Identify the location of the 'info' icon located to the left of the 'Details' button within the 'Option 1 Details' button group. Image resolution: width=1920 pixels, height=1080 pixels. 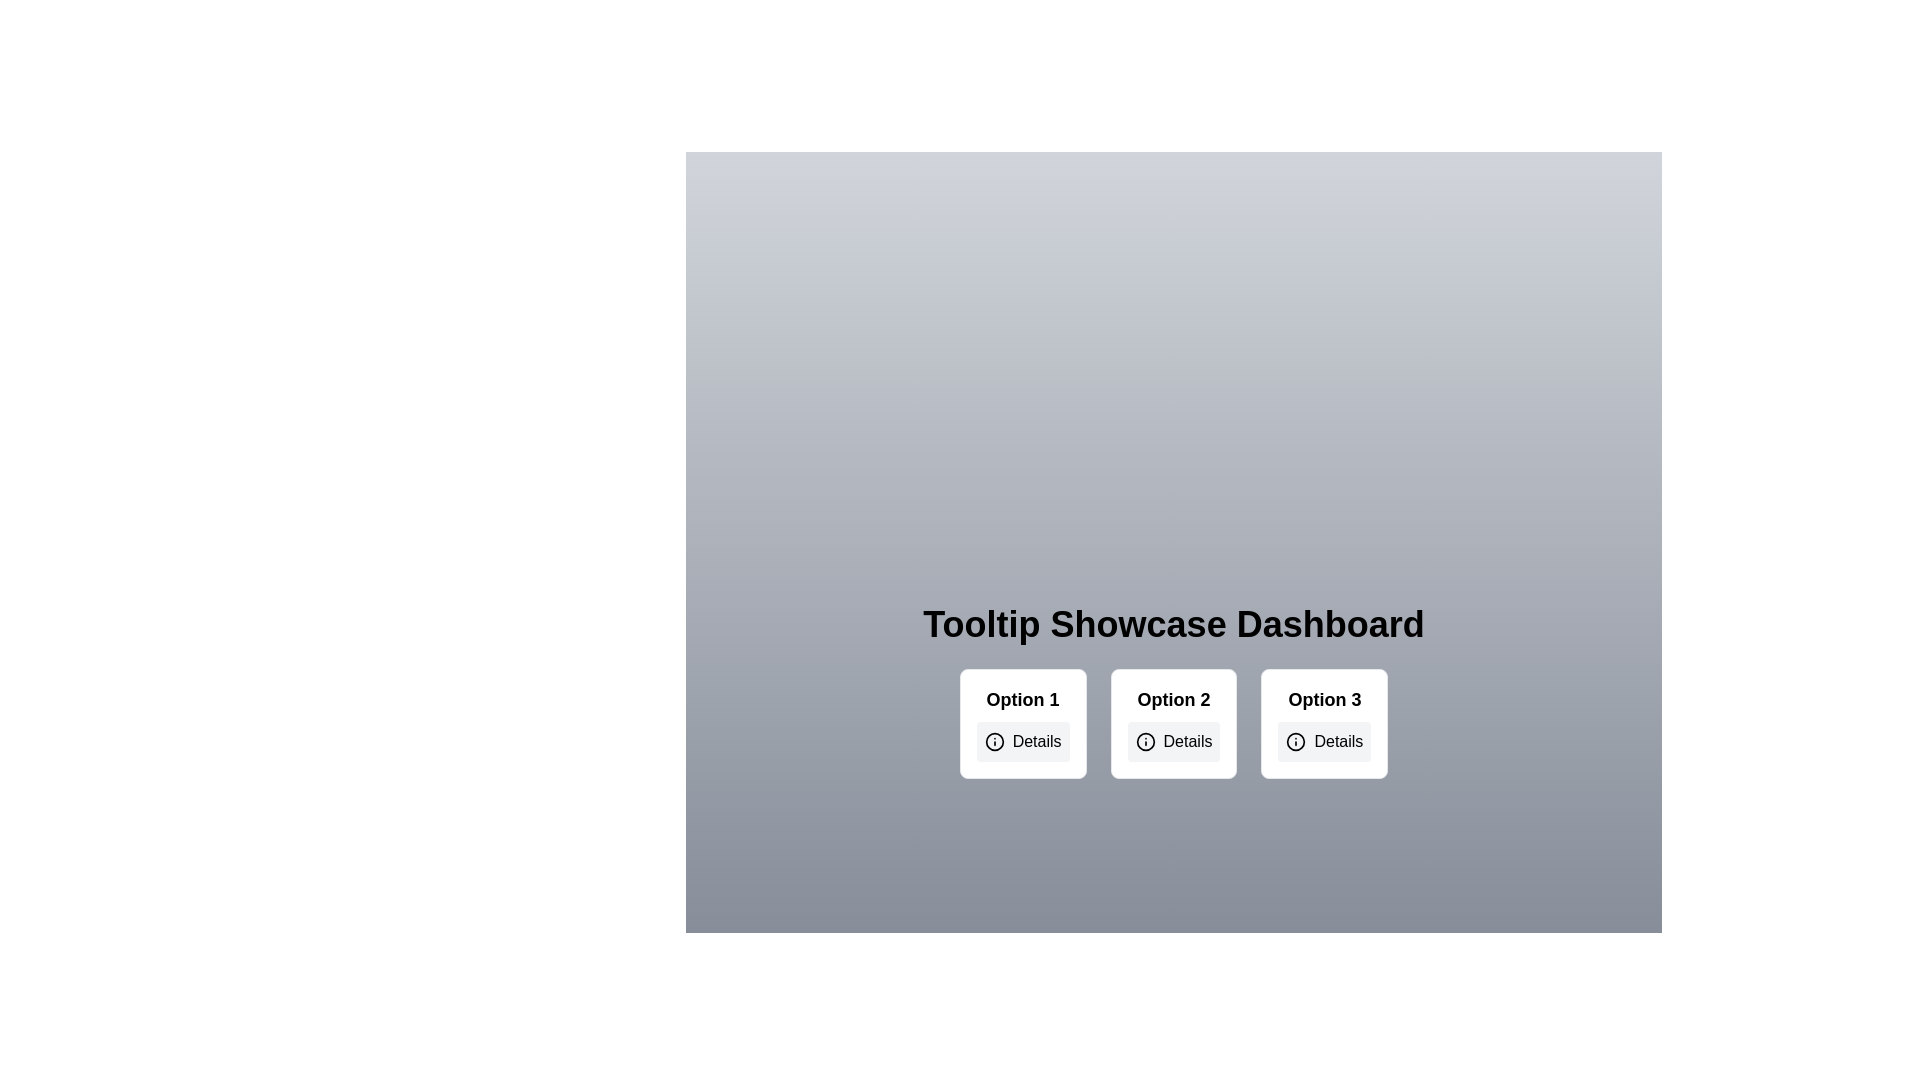
(994, 741).